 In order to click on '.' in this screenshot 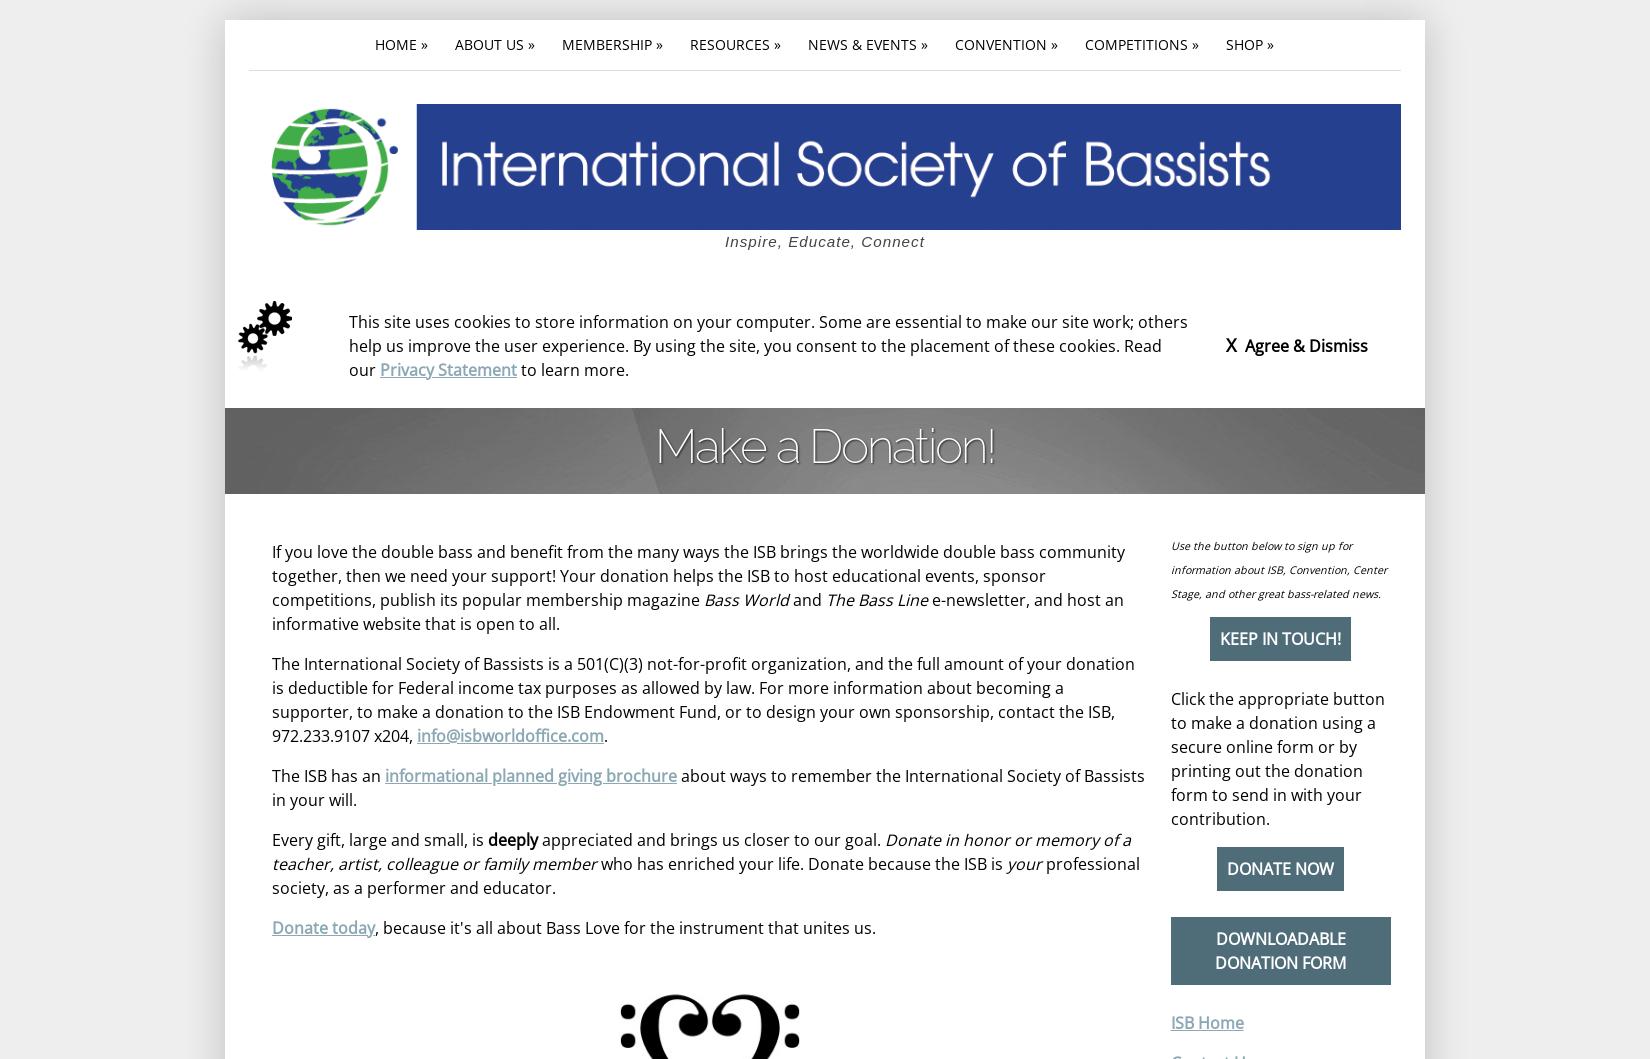, I will do `click(605, 735)`.